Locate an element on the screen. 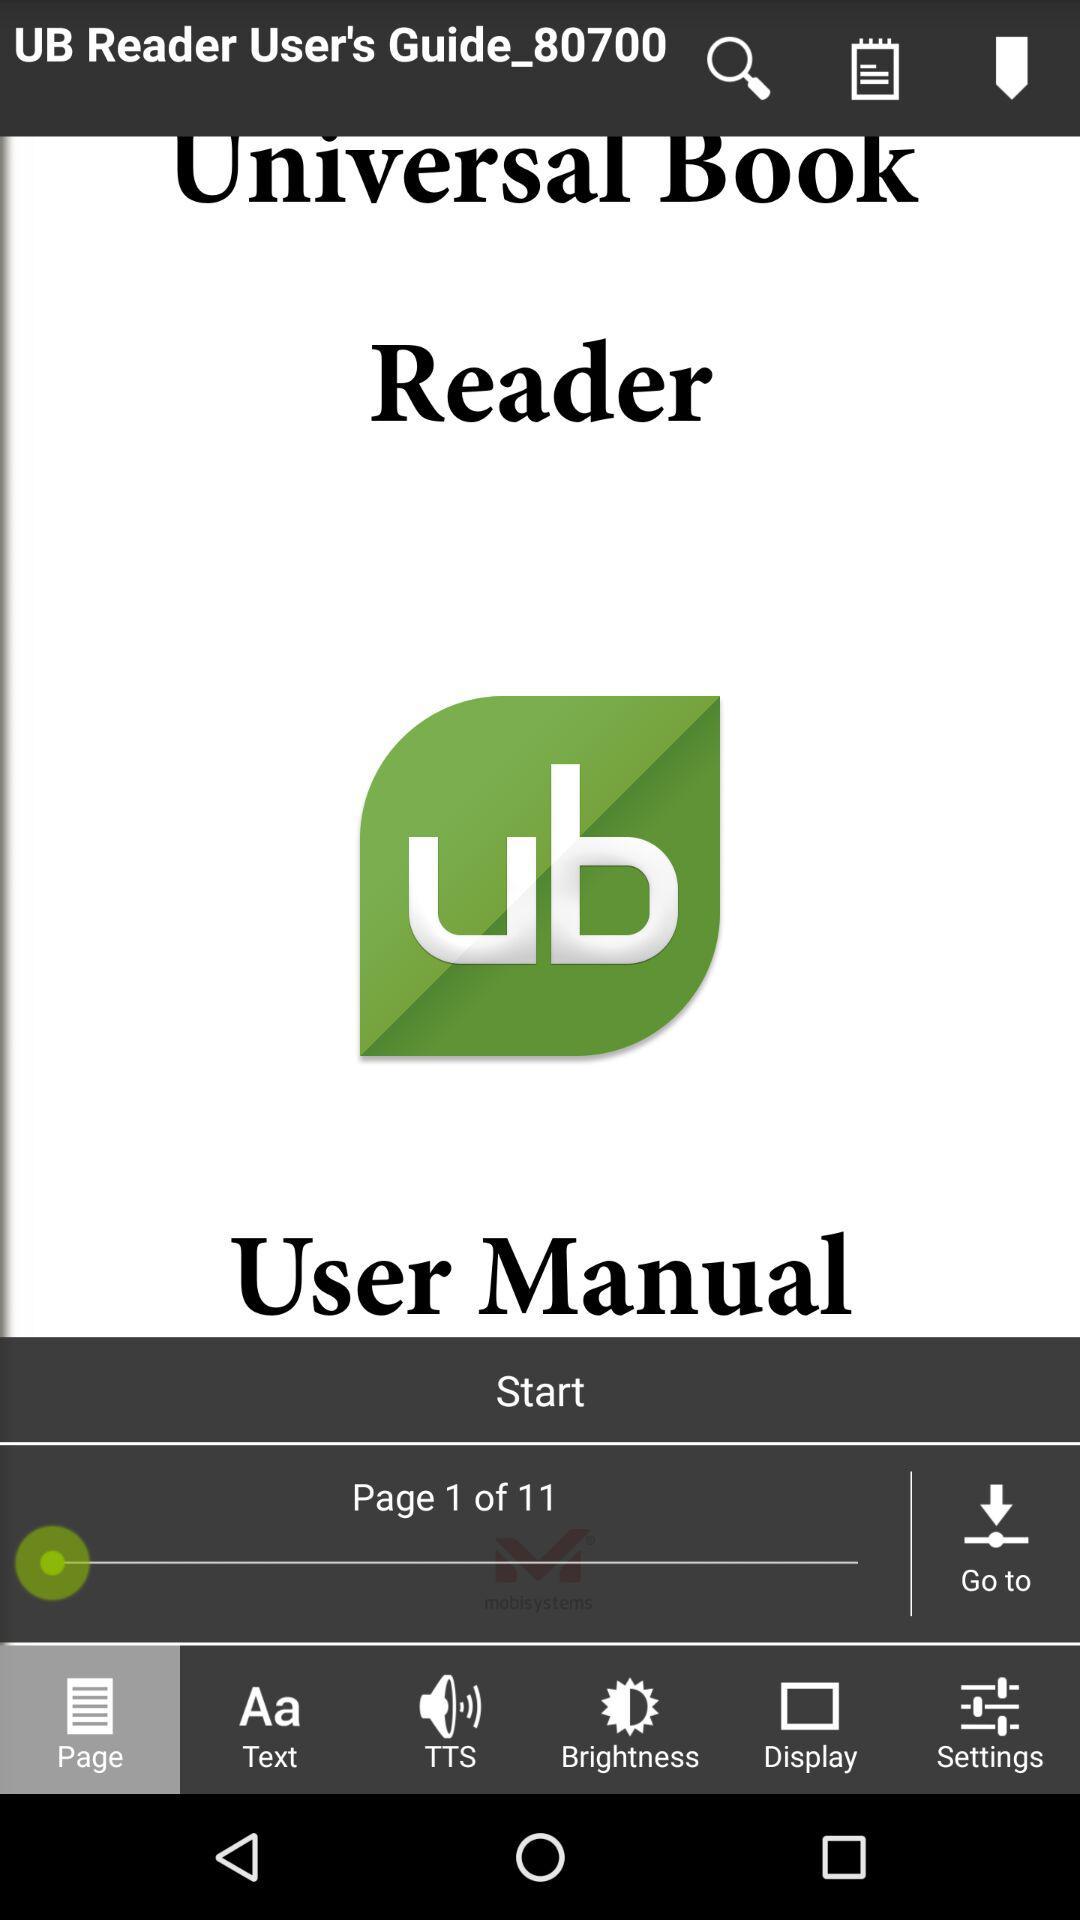  the second button from the right side at bottom of the page is located at coordinates (810, 1718).